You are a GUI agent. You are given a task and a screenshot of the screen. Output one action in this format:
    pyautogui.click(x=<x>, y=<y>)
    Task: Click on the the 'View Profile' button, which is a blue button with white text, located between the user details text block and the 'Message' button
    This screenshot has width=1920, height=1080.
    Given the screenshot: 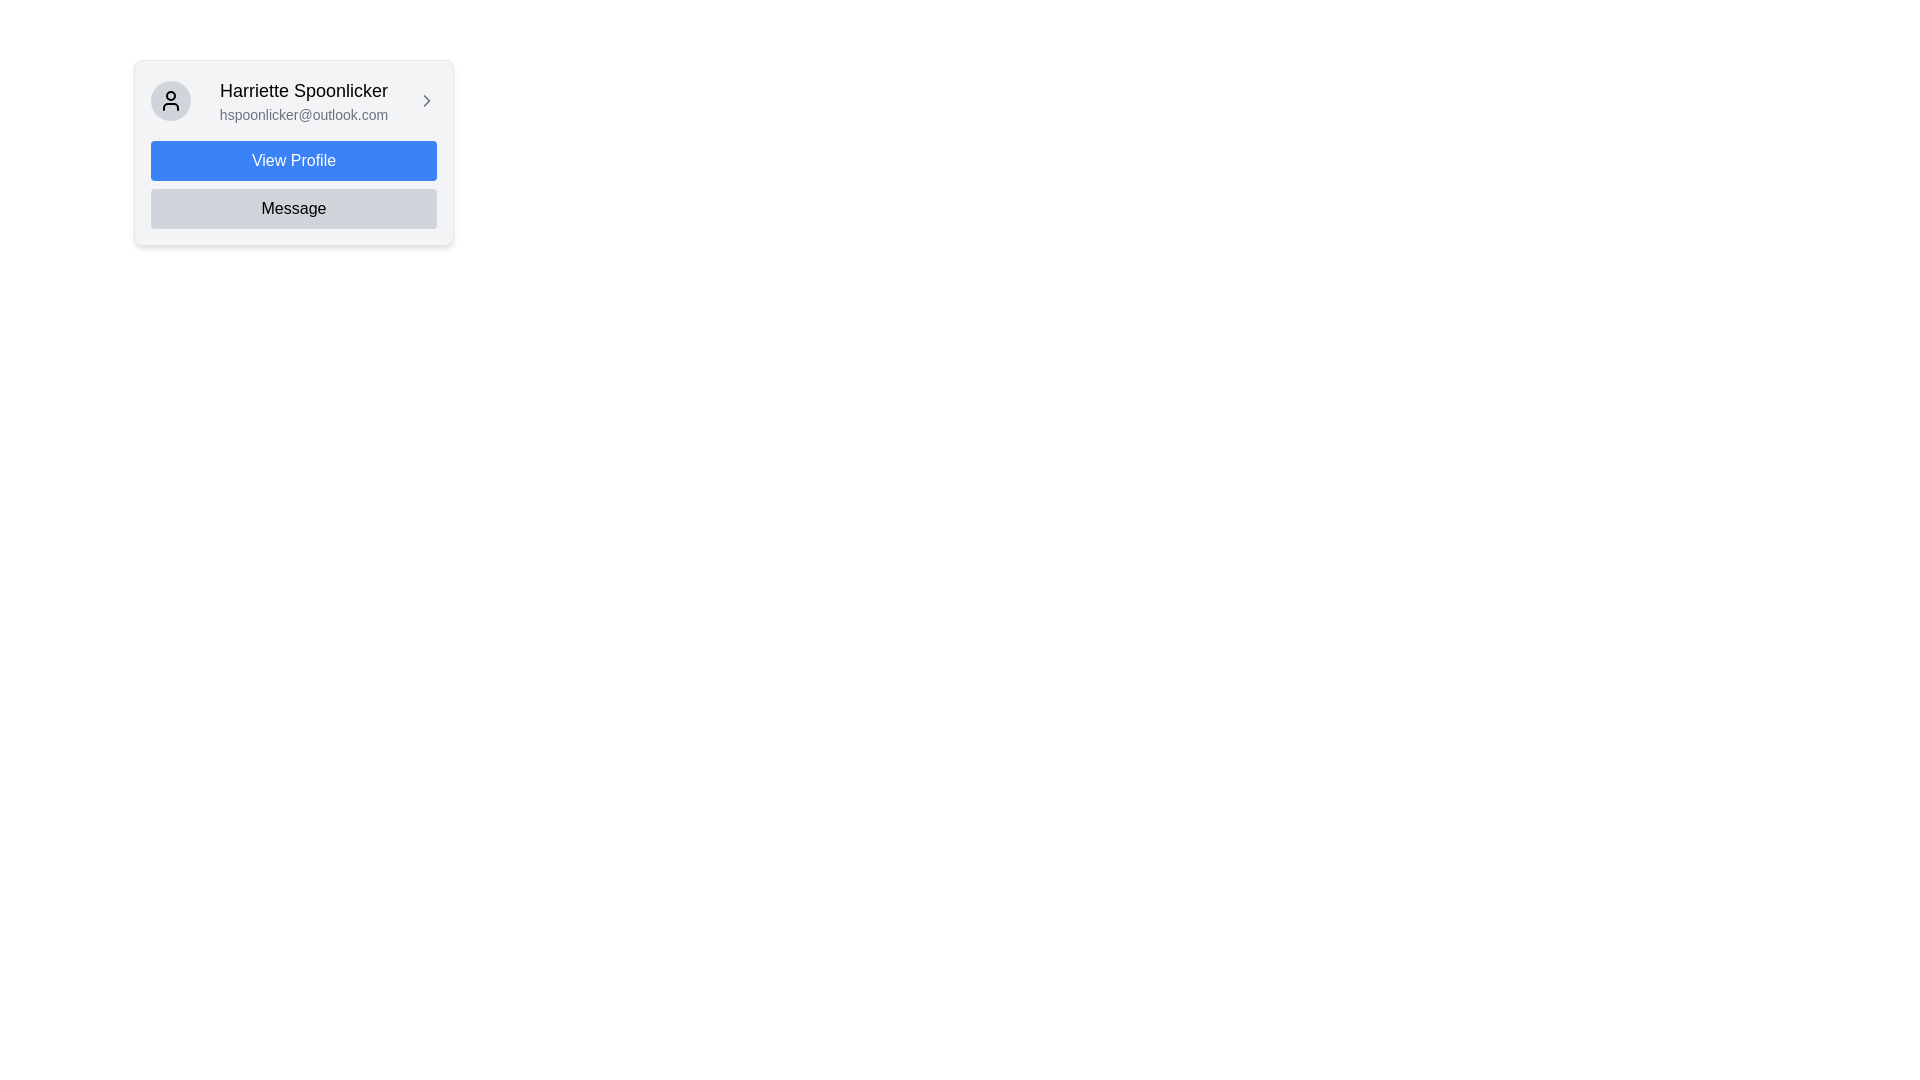 What is the action you would take?
    pyautogui.click(x=292, y=160)
    